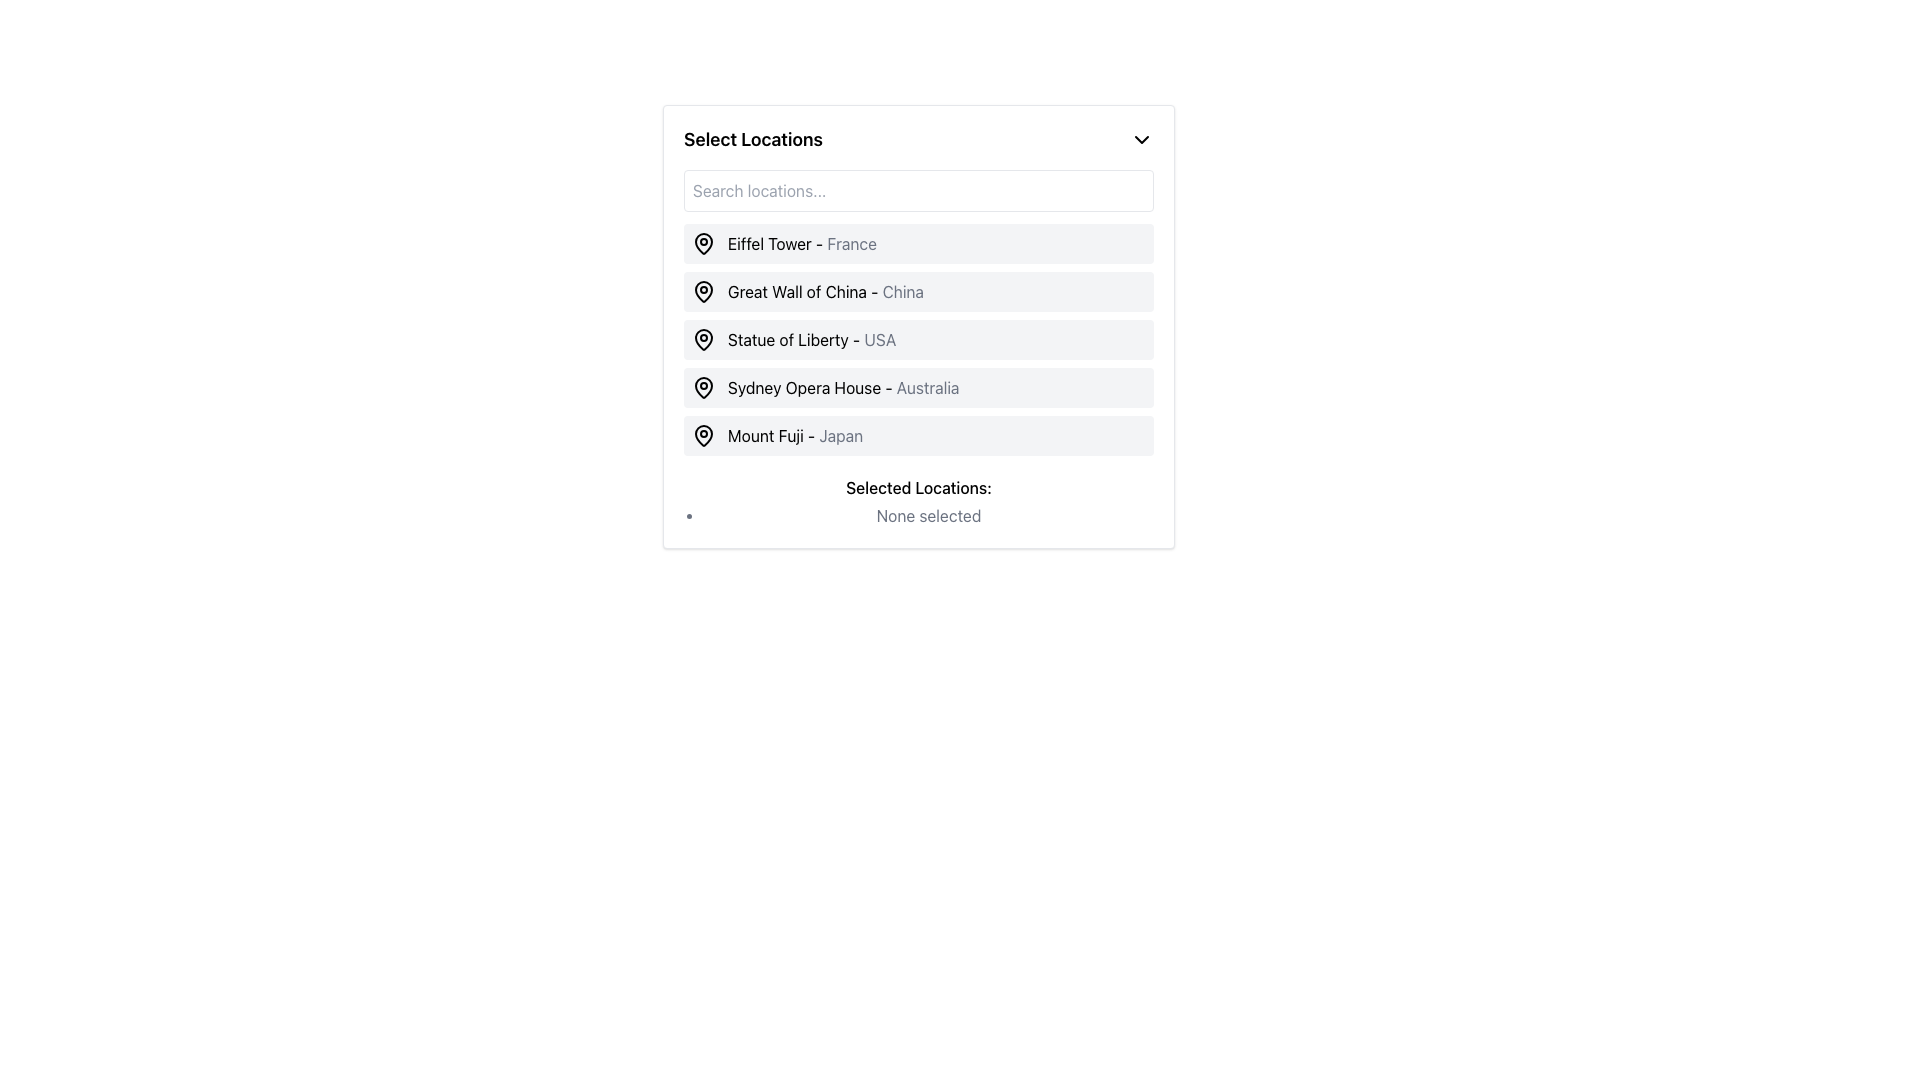 This screenshot has height=1080, width=1920. What do you see at coordinates (1142, 138) in the screenshot?
I see `the Dropdown indicator icon located in the top-right corner of the 'Select Locations' panel header` at bounding box center [1142, 138].